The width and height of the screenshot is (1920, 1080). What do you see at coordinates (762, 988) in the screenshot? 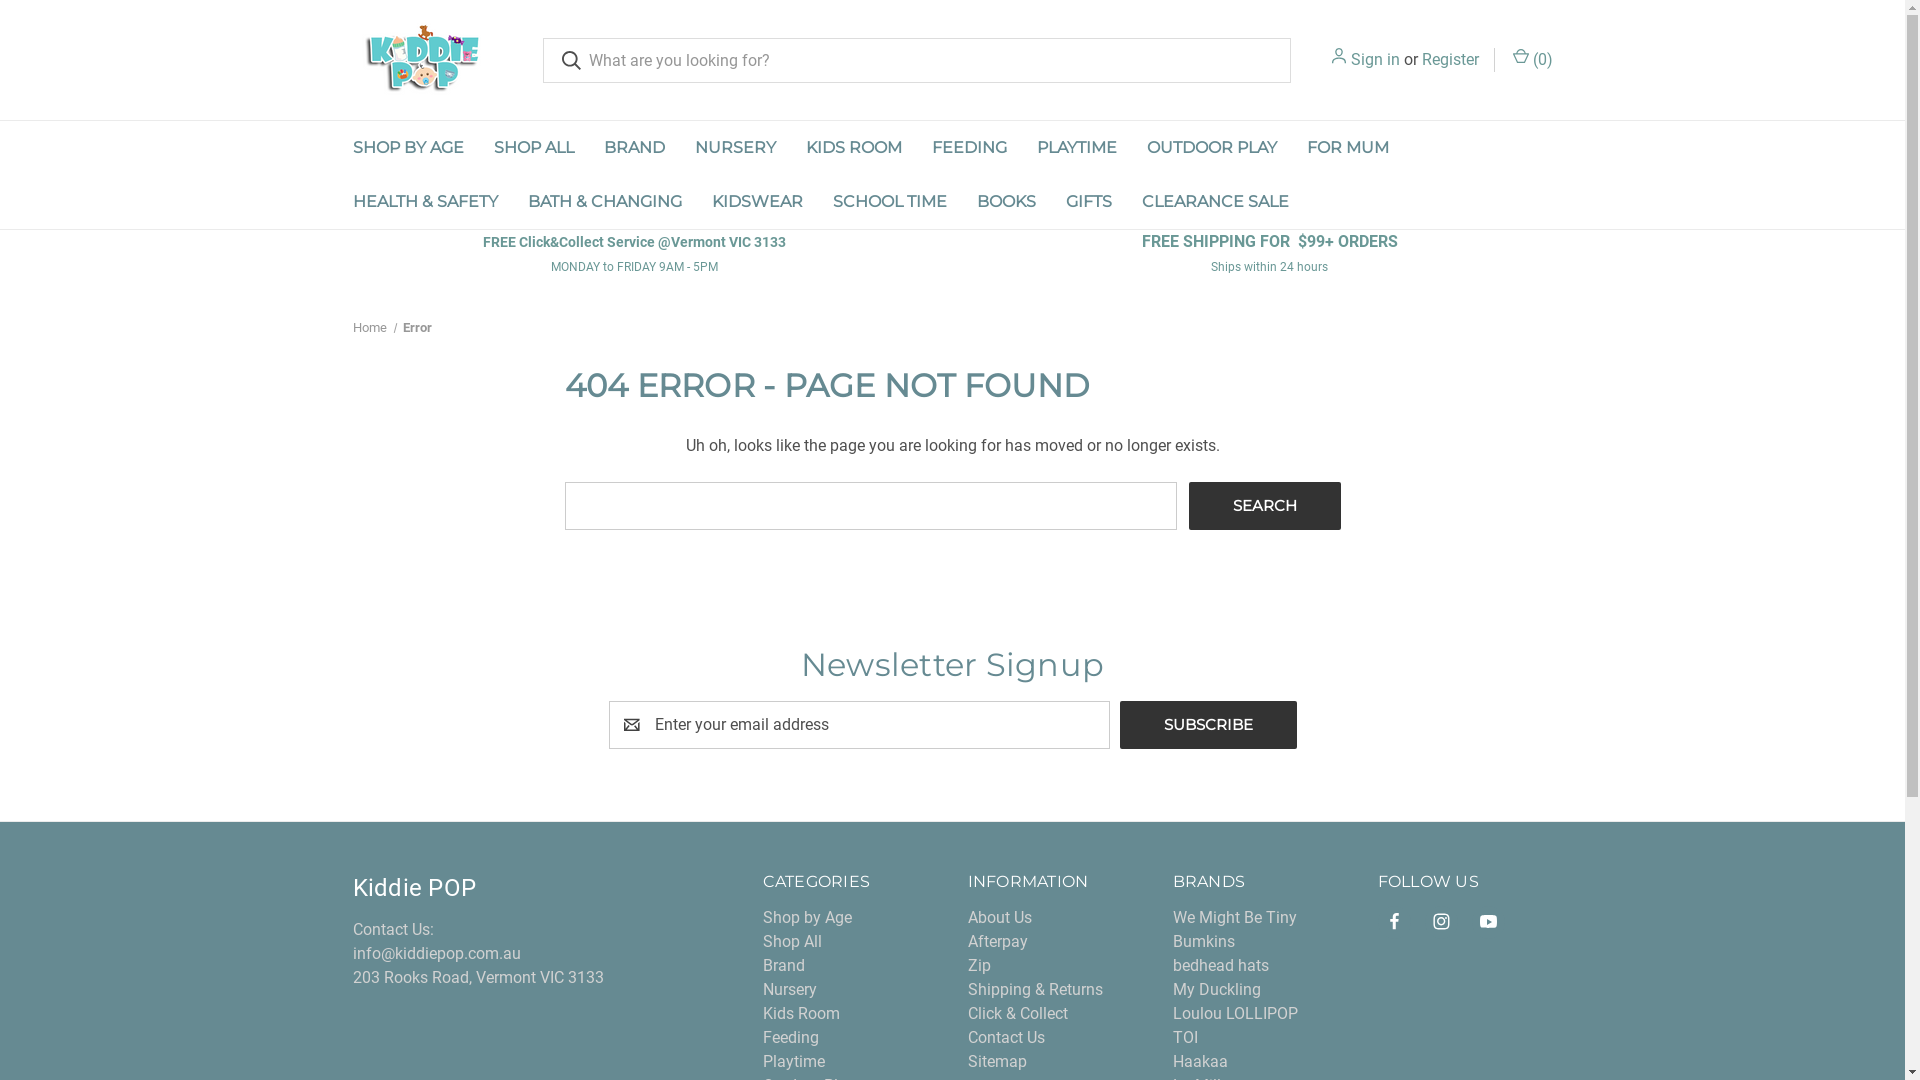
I see `'Nursery'` at bounding box center [762, 988].